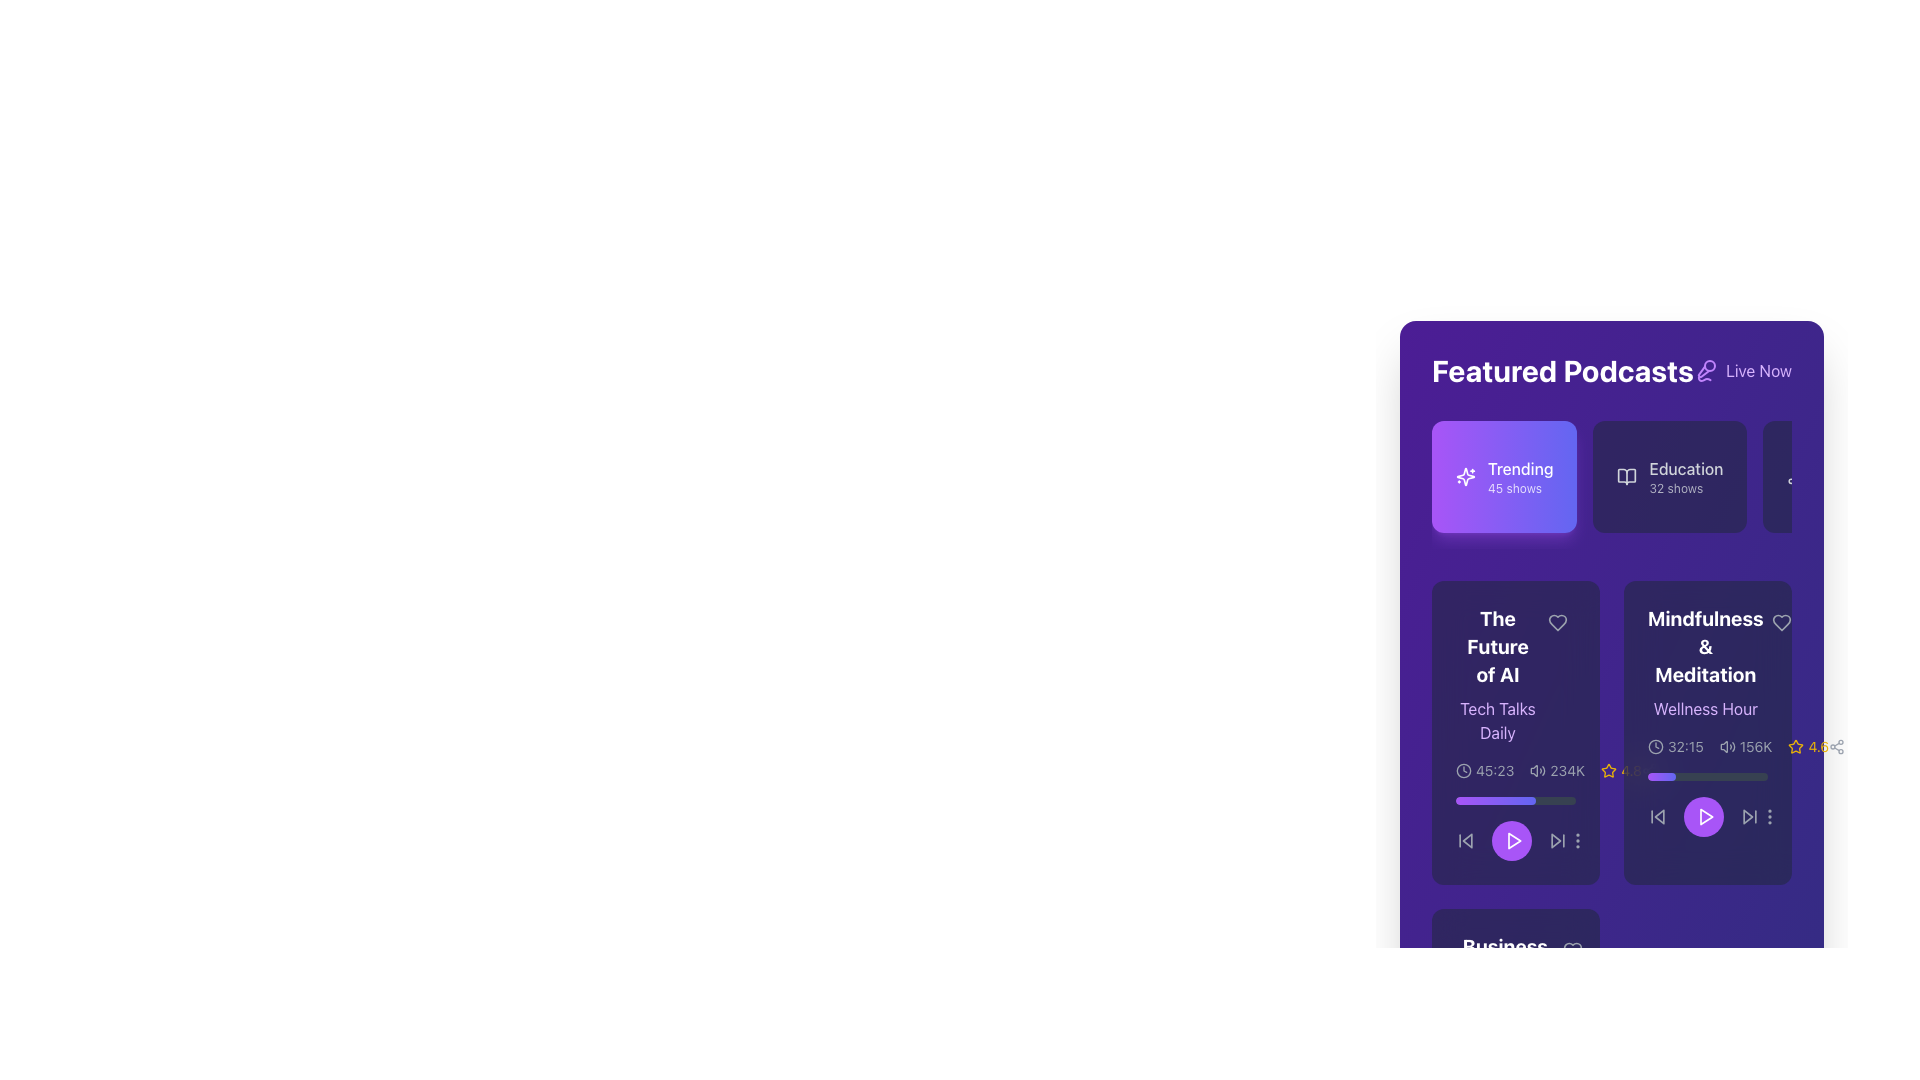 This screenshot has height=1080, width=1920. Describe the element at coordinates (1497, 721) in the screenshot. I see `the static text display that shows 'Tech Talks Daily' in light purple font, located below the title 'The Future of AI' within the card layout` at that location.